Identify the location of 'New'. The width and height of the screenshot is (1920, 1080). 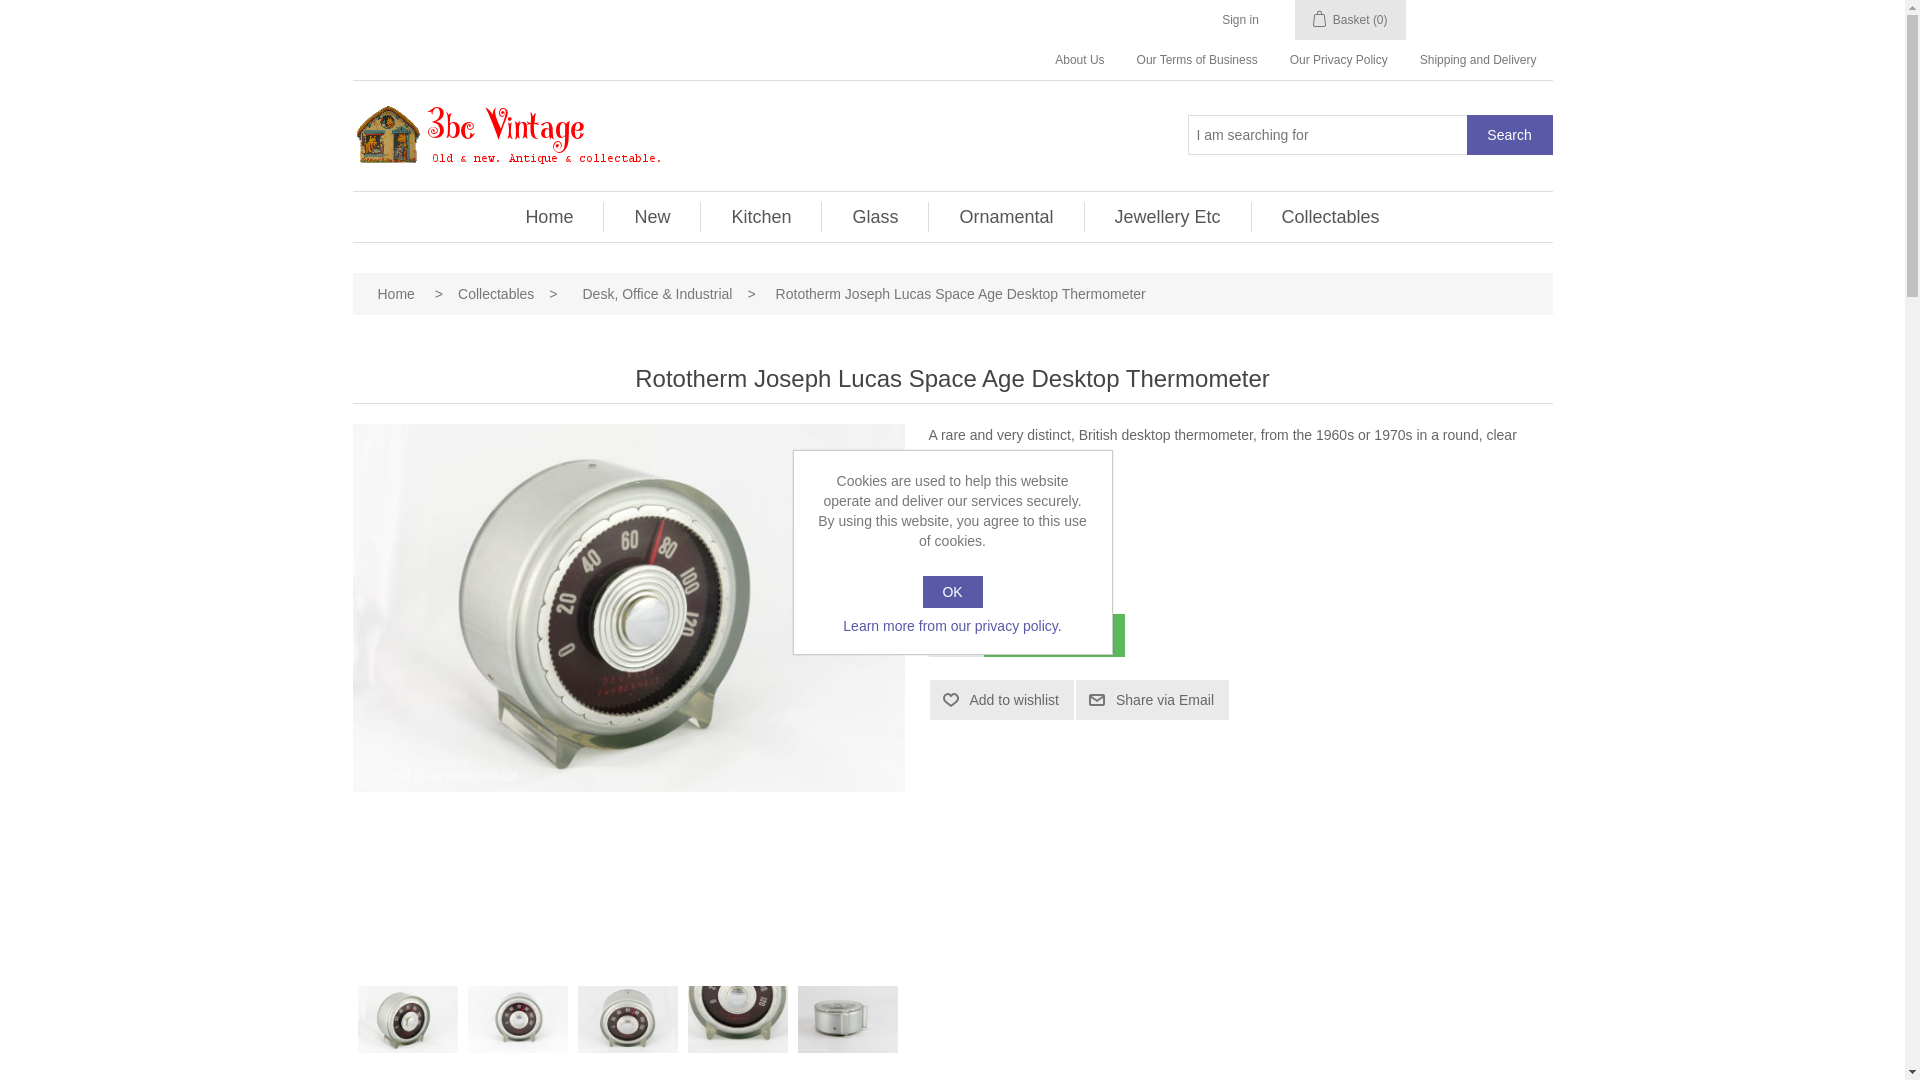
(652, 216).